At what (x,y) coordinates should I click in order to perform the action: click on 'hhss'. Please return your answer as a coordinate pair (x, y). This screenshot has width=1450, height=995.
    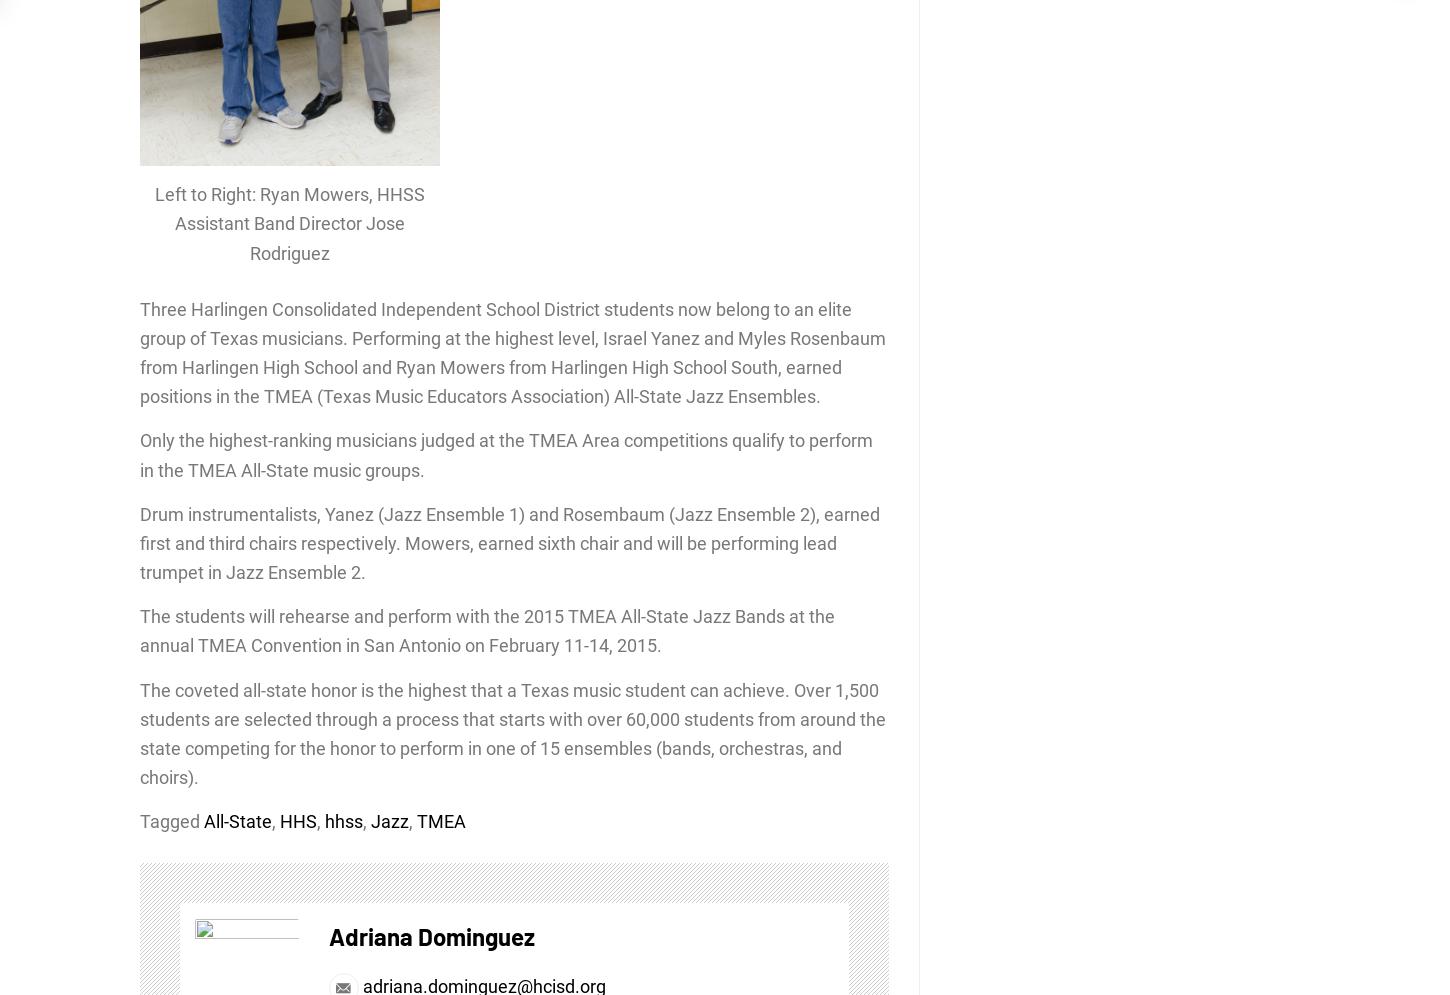
    Looking at the image, I should click on (343, 820).